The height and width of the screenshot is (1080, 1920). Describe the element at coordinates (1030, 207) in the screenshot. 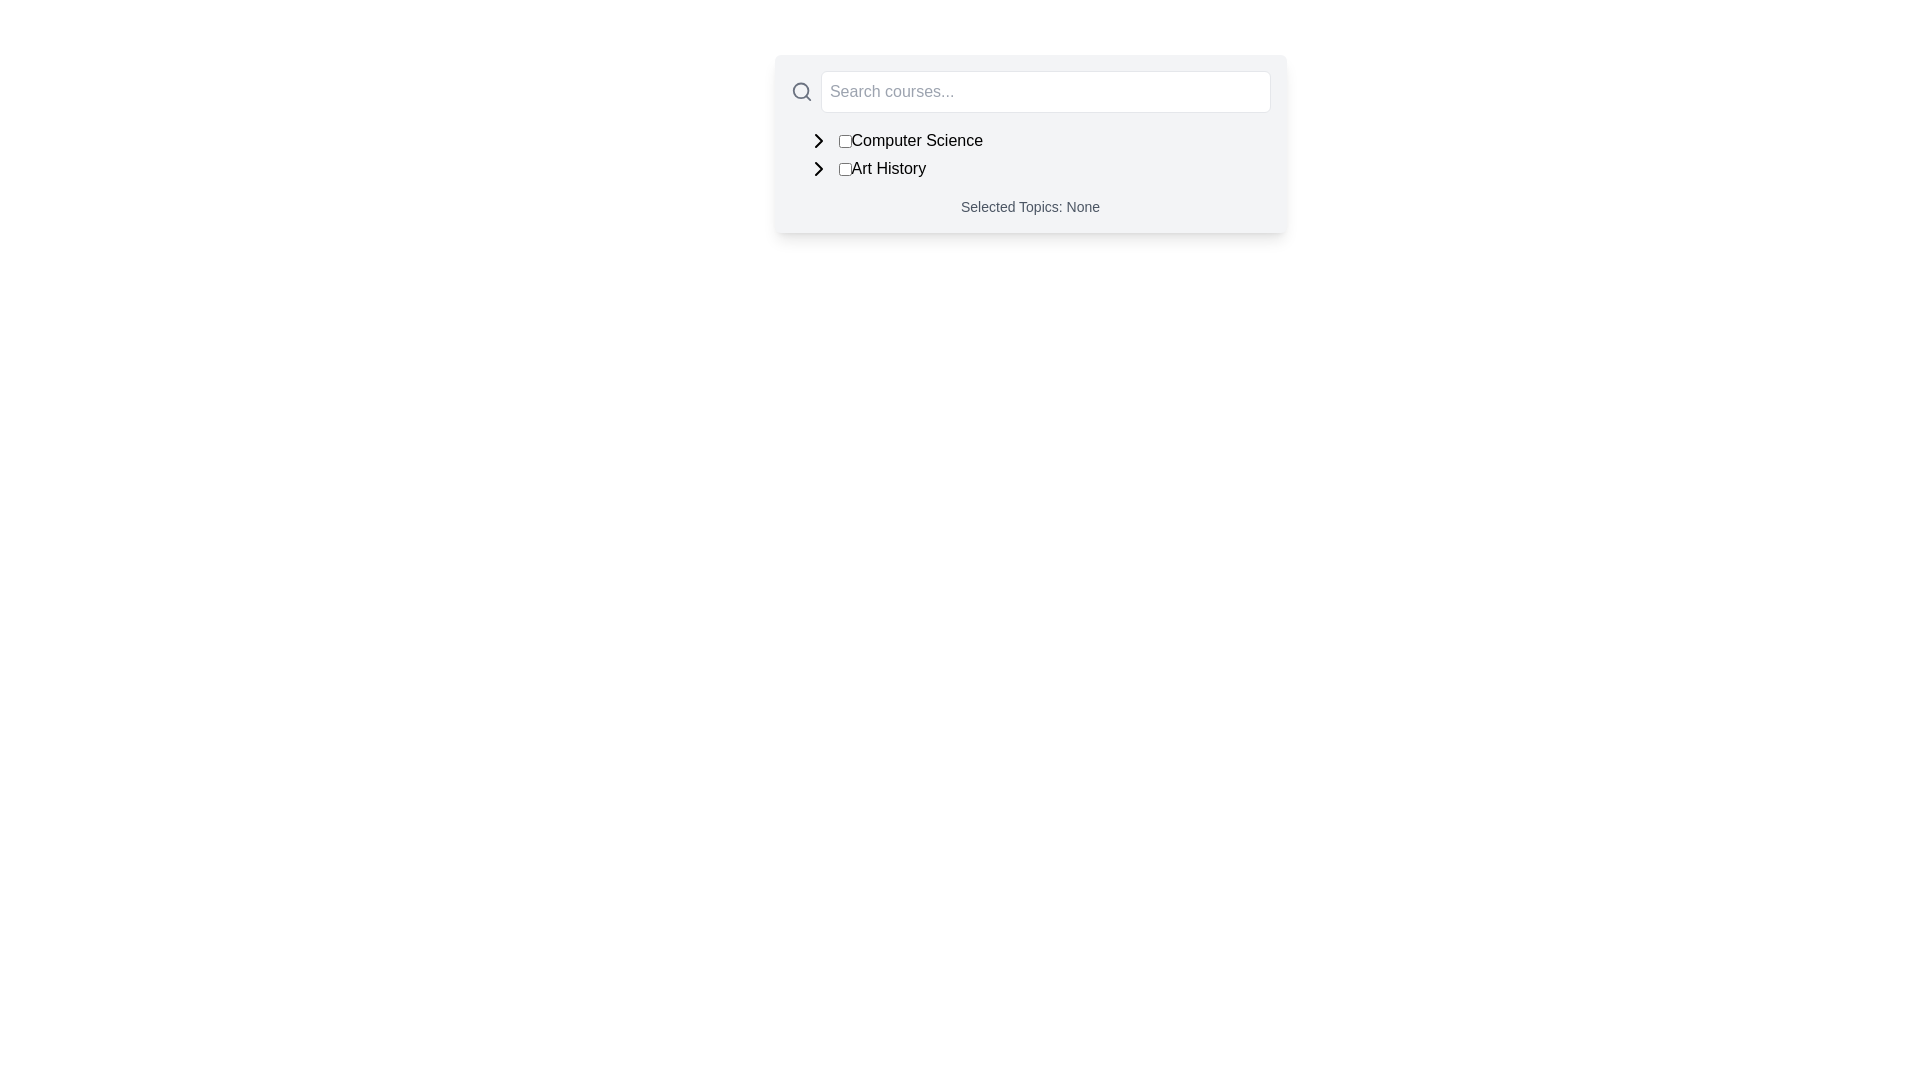

I see `the text label displaying 'Selected Topics: None' located at the footer of the content section` at that location.